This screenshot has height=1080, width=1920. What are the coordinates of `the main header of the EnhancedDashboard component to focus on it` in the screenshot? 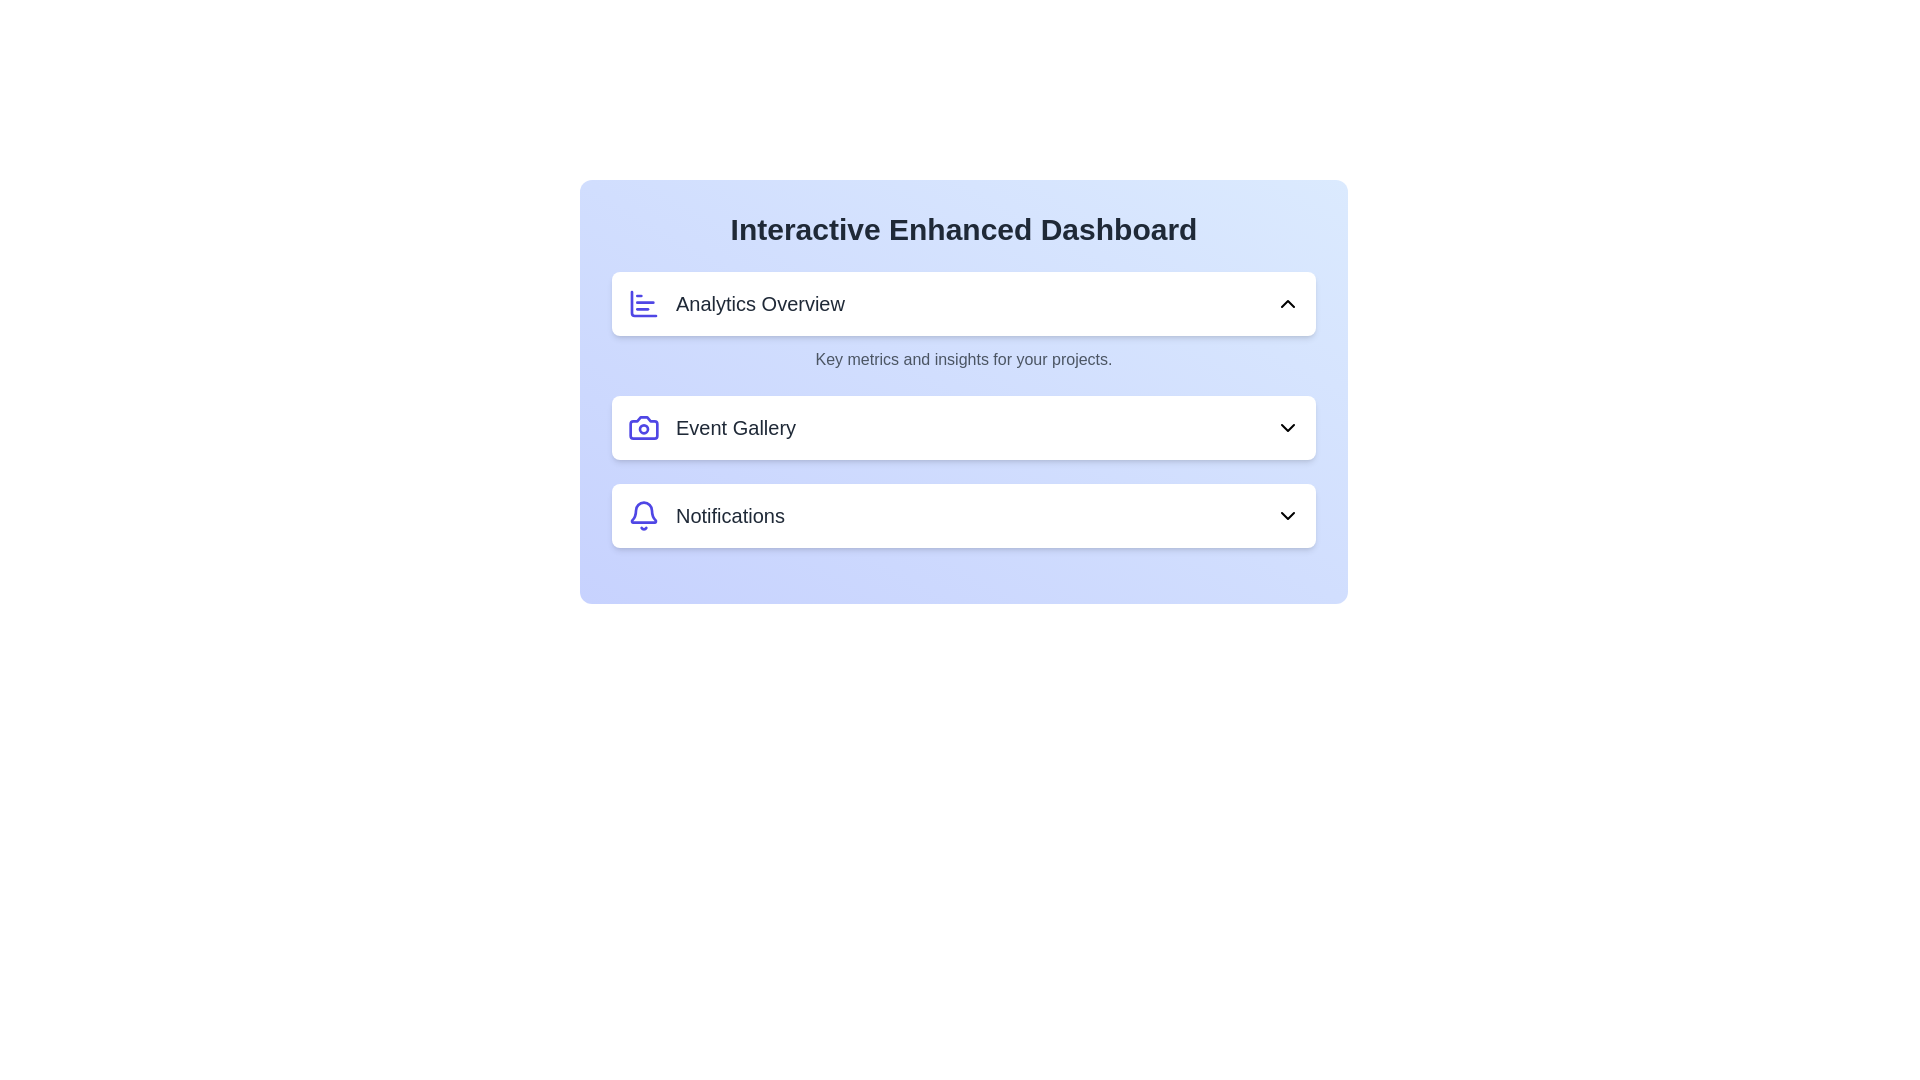 It's located at (964, 229).